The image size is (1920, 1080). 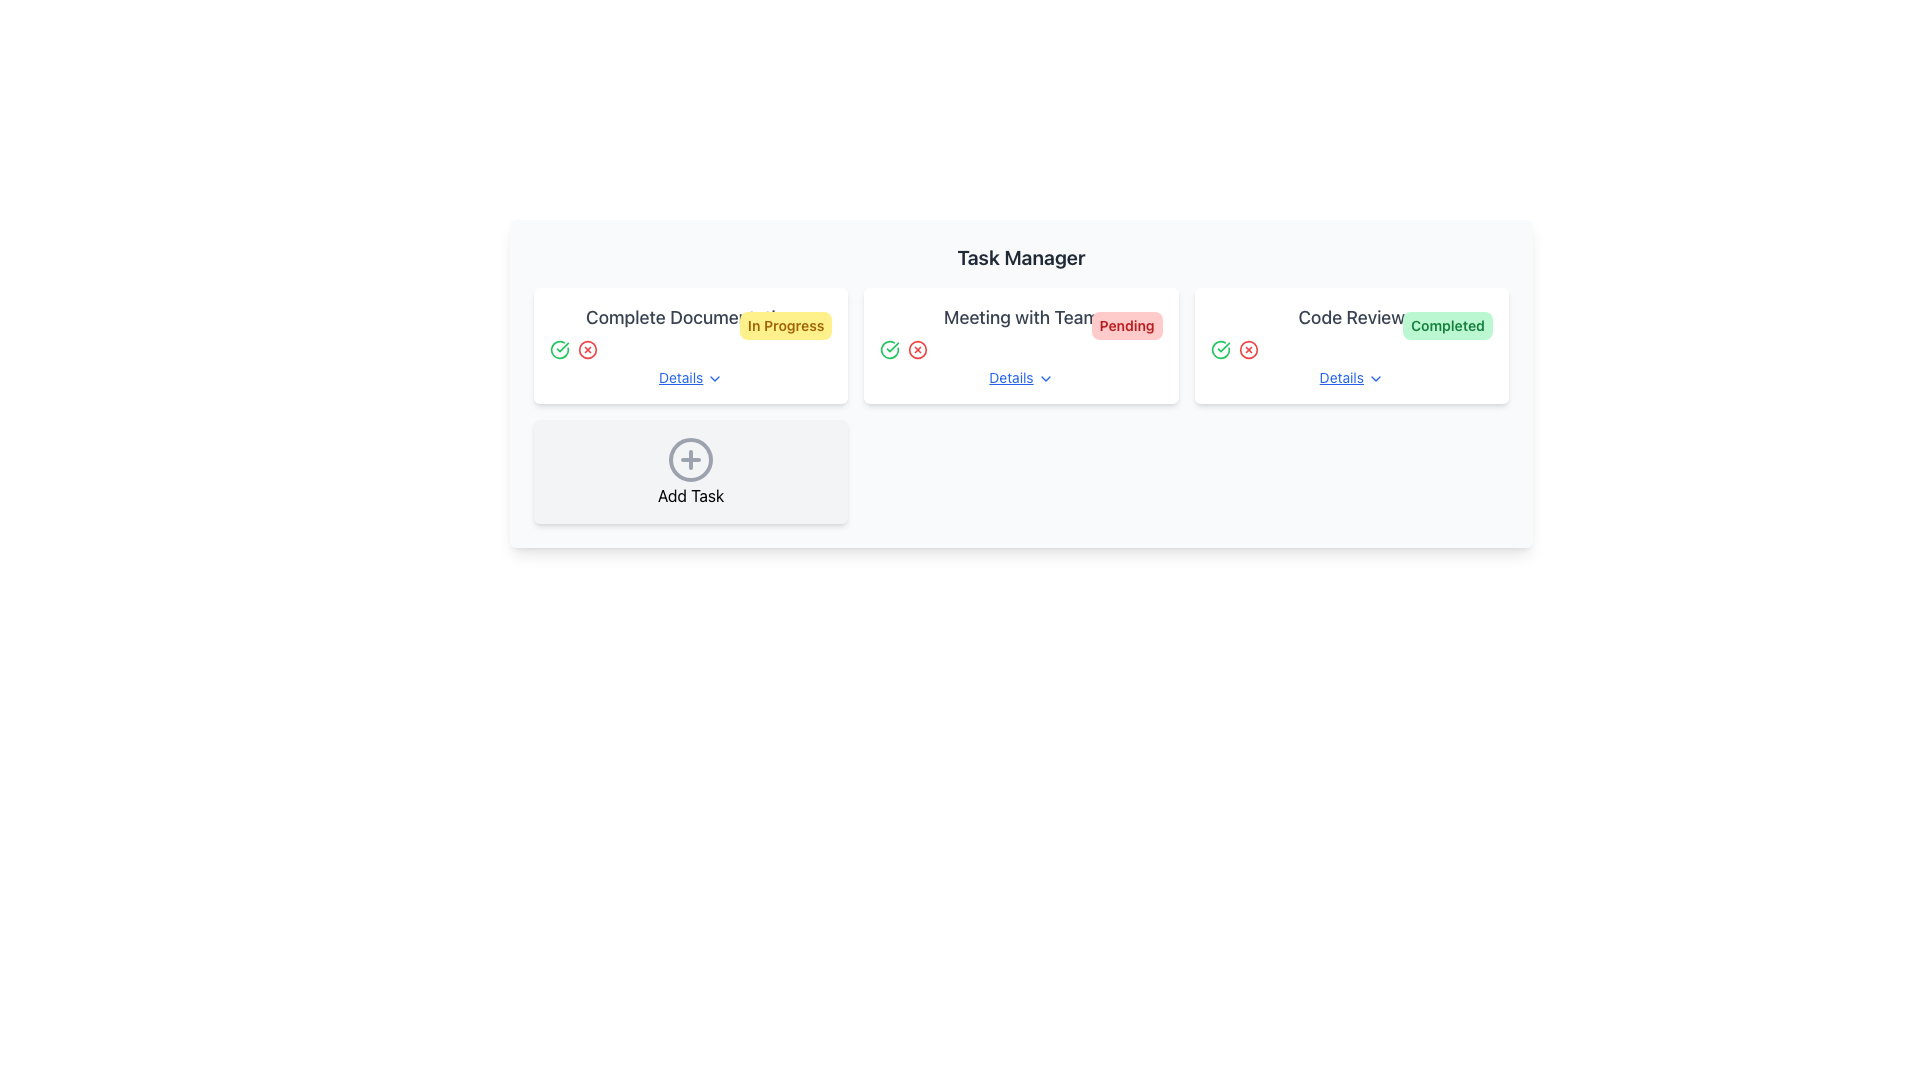 I want to click on the text label displaying the title 'Meeting with Team' located at the top of the middle task card, positioned between the 'Complete Document' and 'Code Review' cards, so click(x=1021, y=316).